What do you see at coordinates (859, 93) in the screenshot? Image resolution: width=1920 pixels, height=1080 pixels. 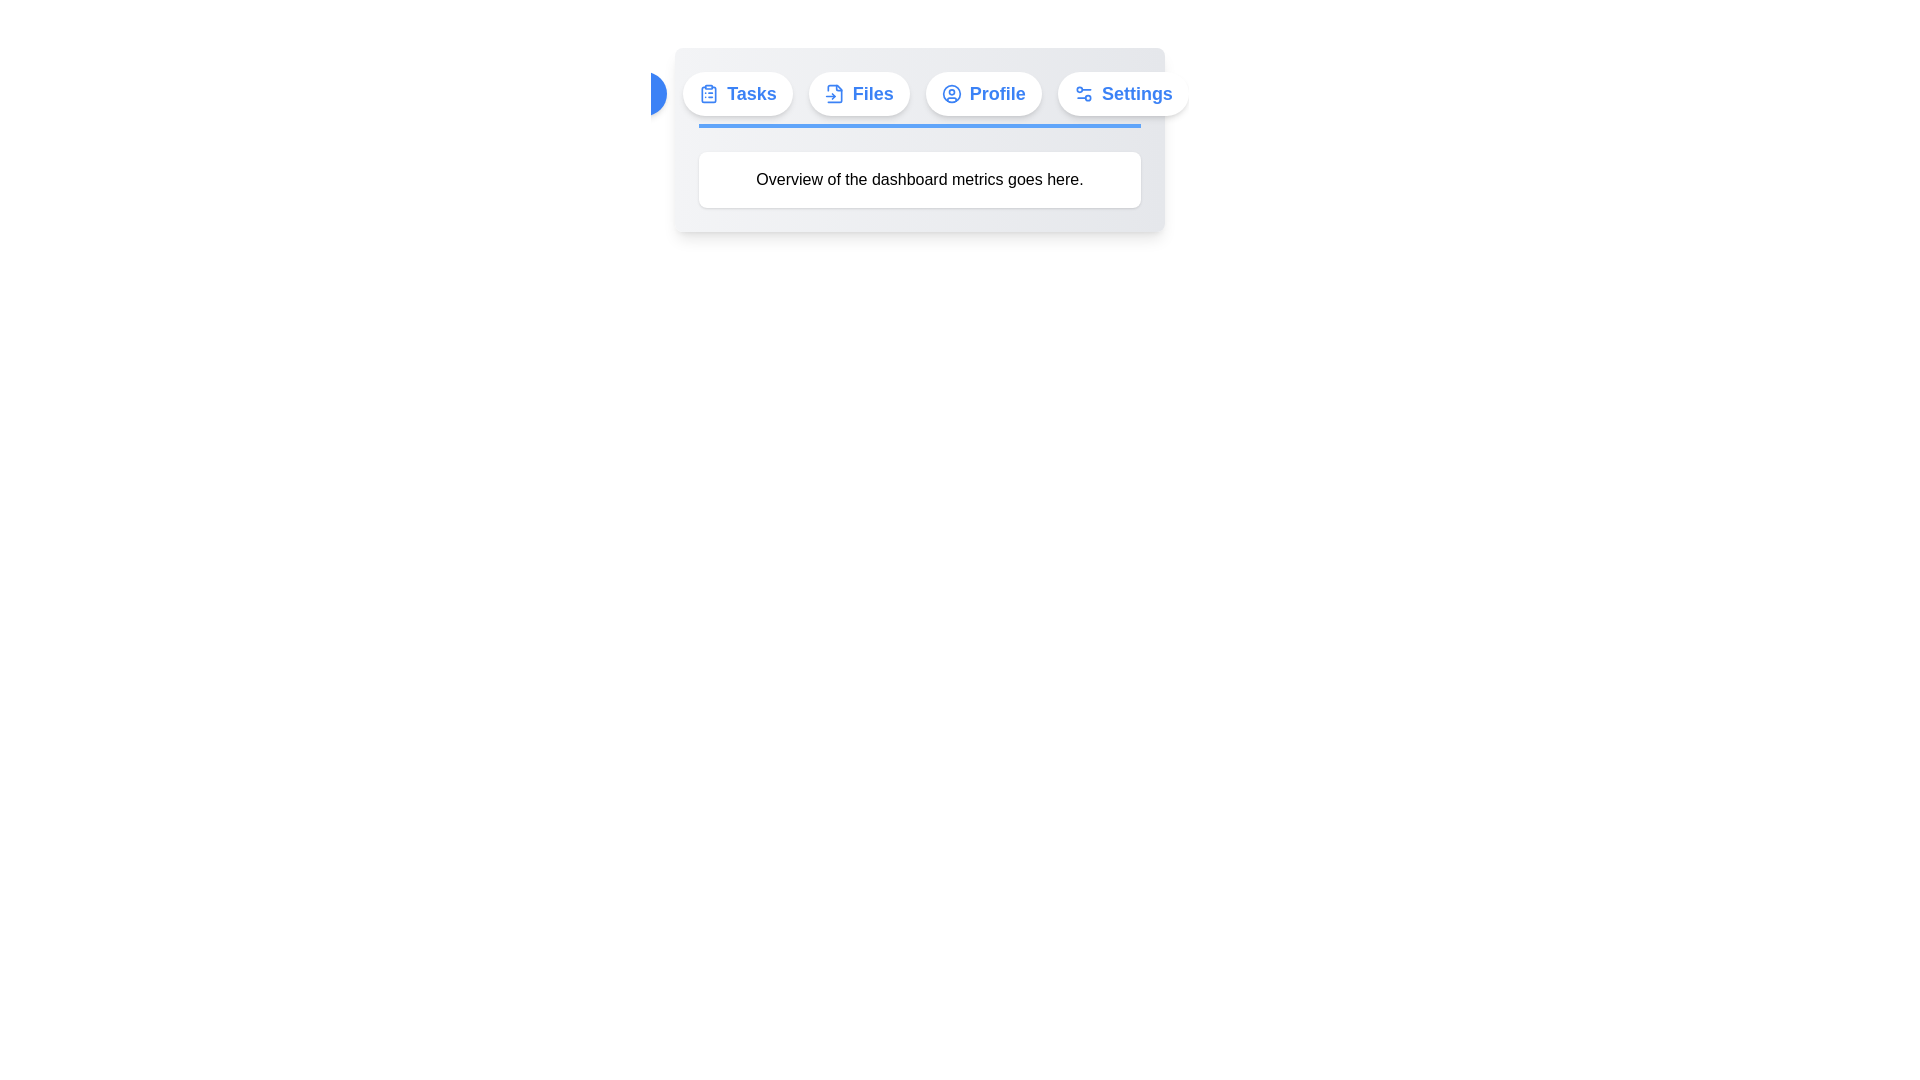 I see `the navigation button that is located third from the left in the horizontal navigation bar, positioned between 'Tasks' and 'Profile'` at bounding box center [859, 93].